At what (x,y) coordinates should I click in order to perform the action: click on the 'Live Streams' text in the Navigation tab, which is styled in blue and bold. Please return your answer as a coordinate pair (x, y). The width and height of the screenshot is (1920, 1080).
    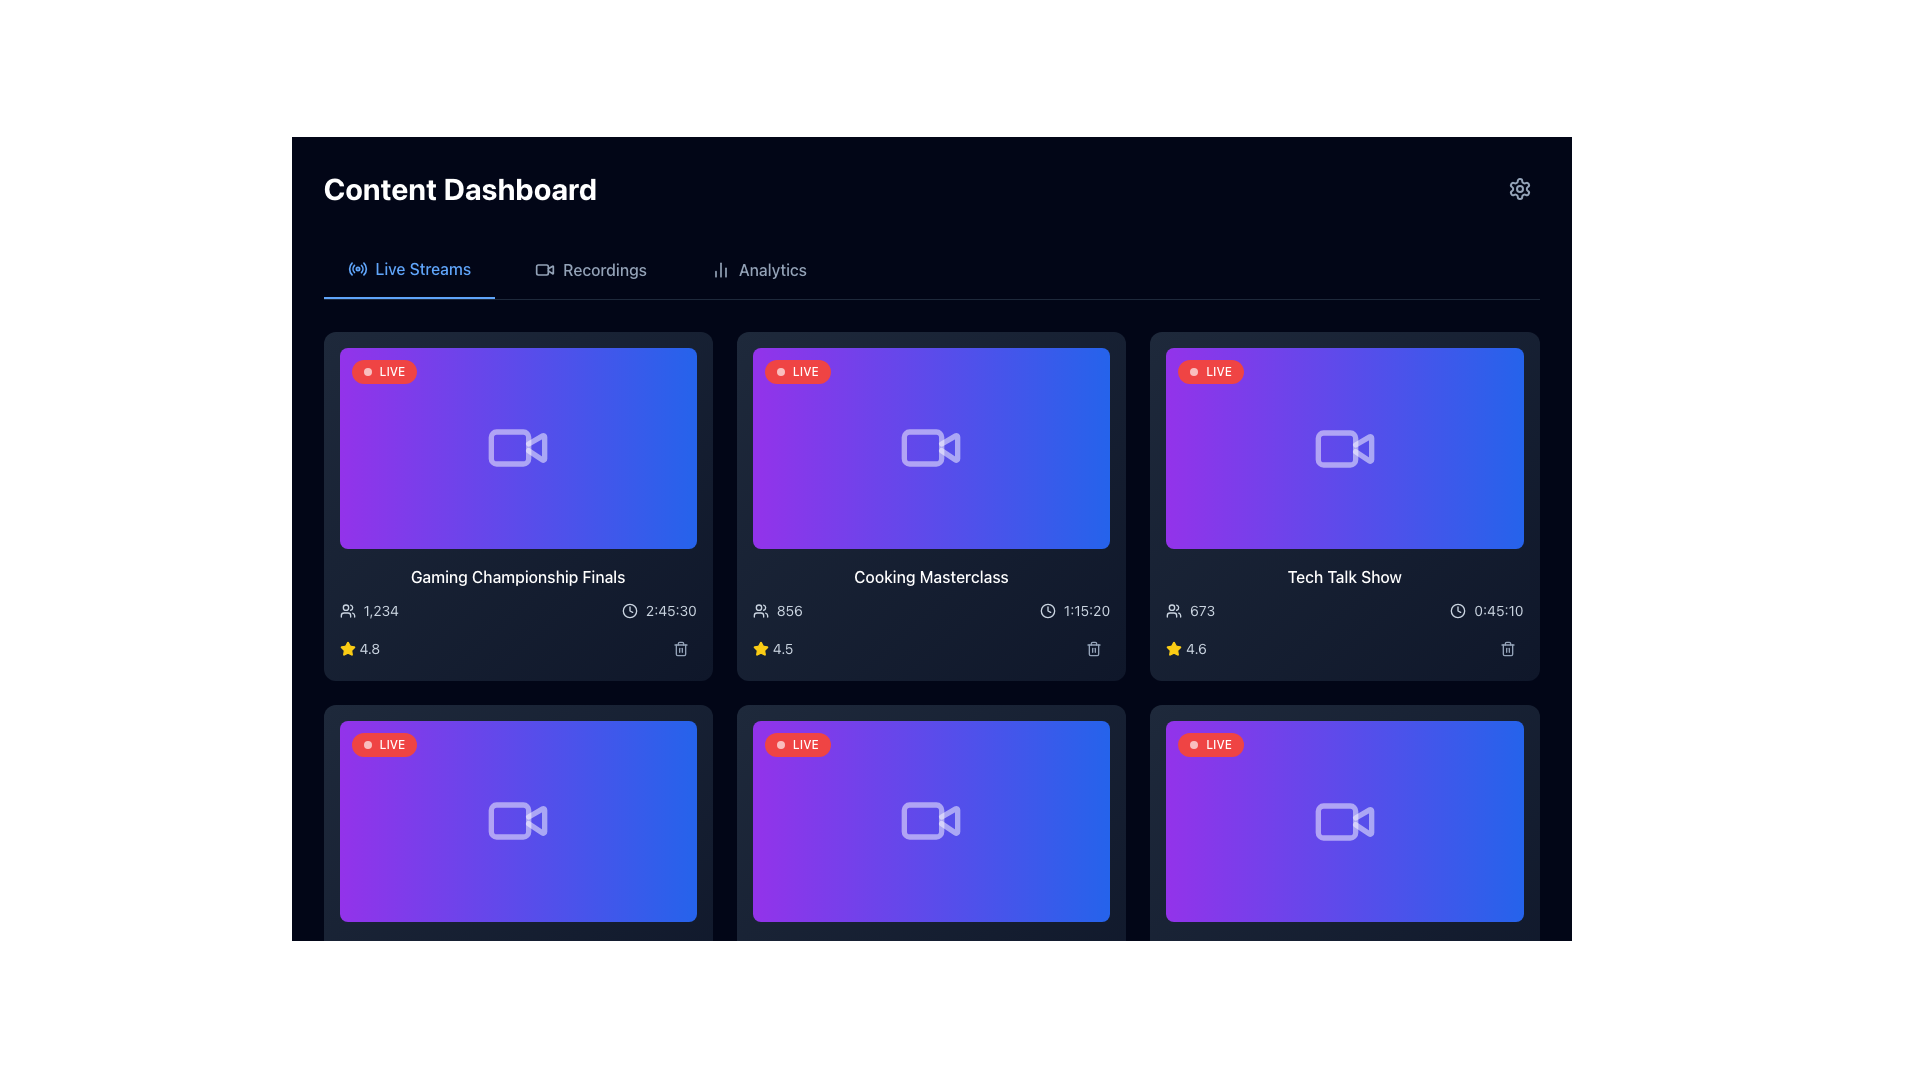
    Looking at the image, I should click on (408, 270).